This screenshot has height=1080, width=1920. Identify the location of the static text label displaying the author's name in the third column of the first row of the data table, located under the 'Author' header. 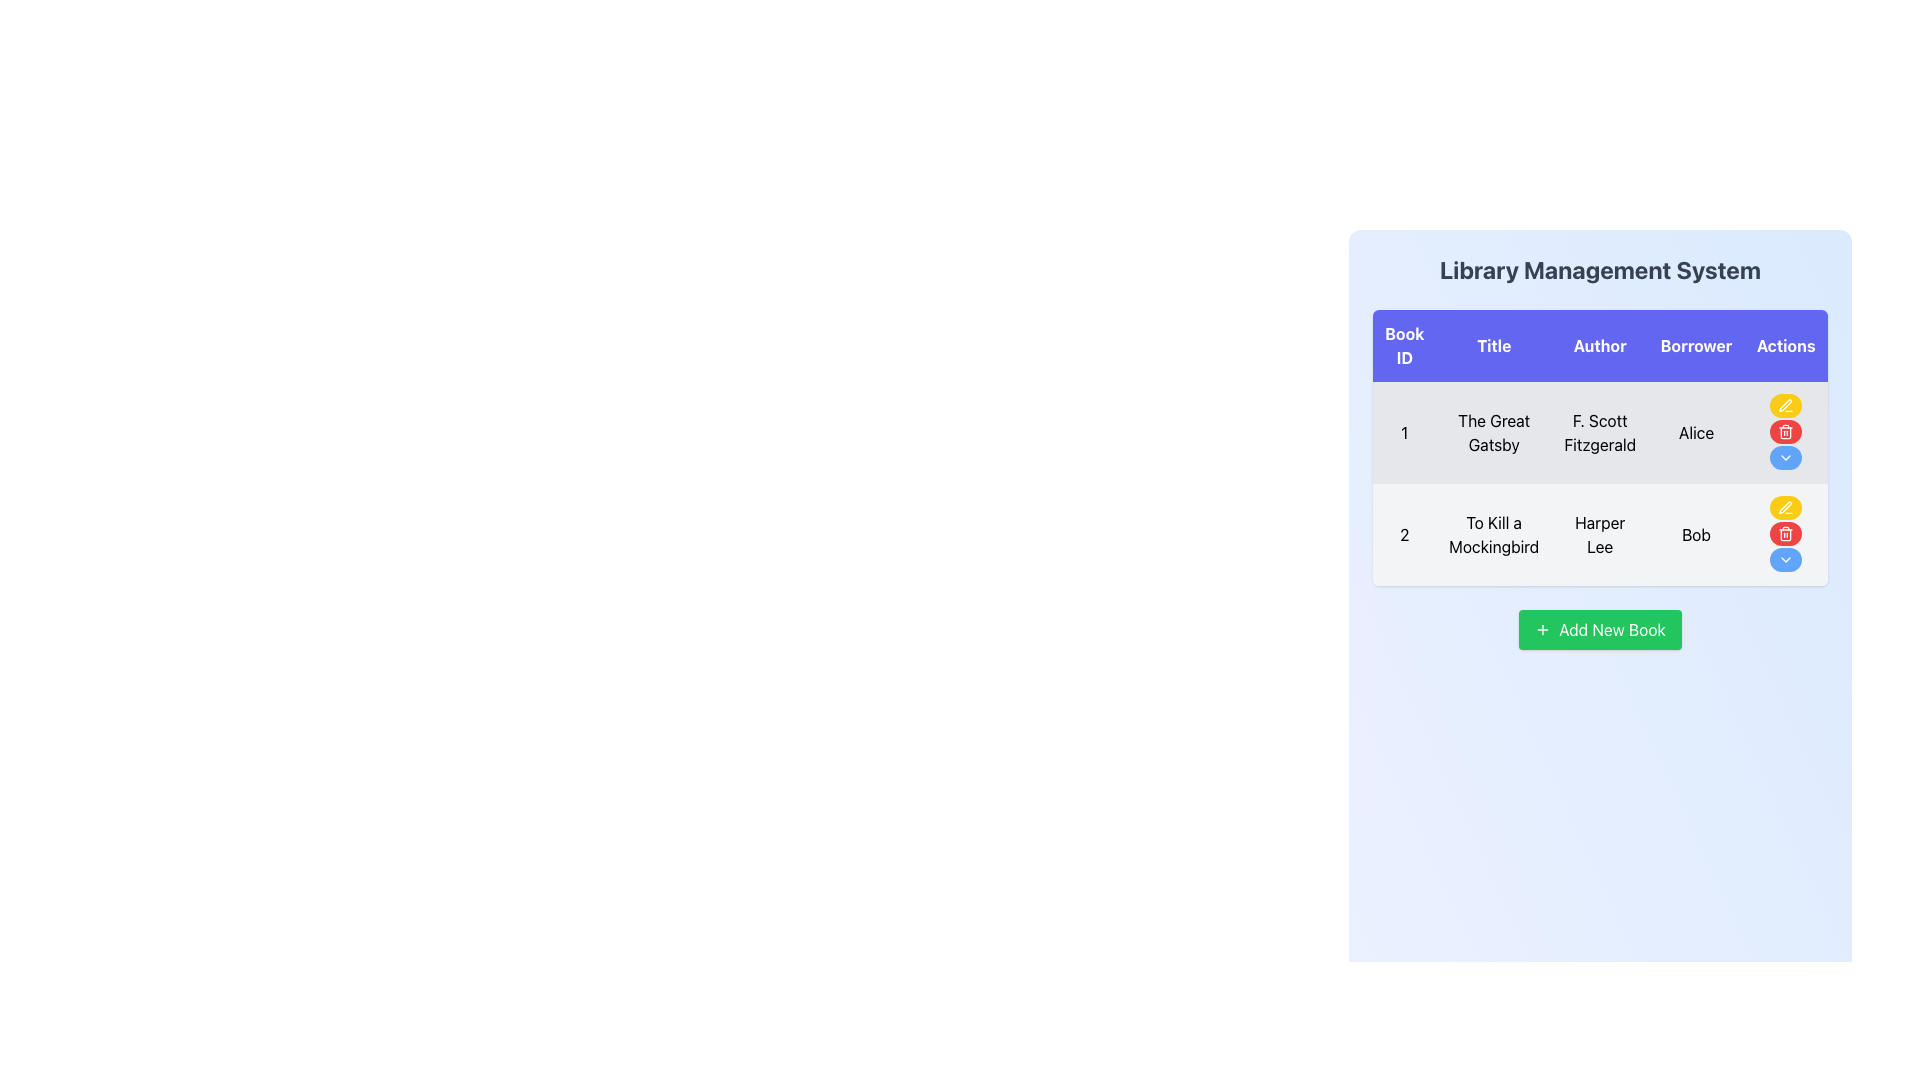
(1600, 431).